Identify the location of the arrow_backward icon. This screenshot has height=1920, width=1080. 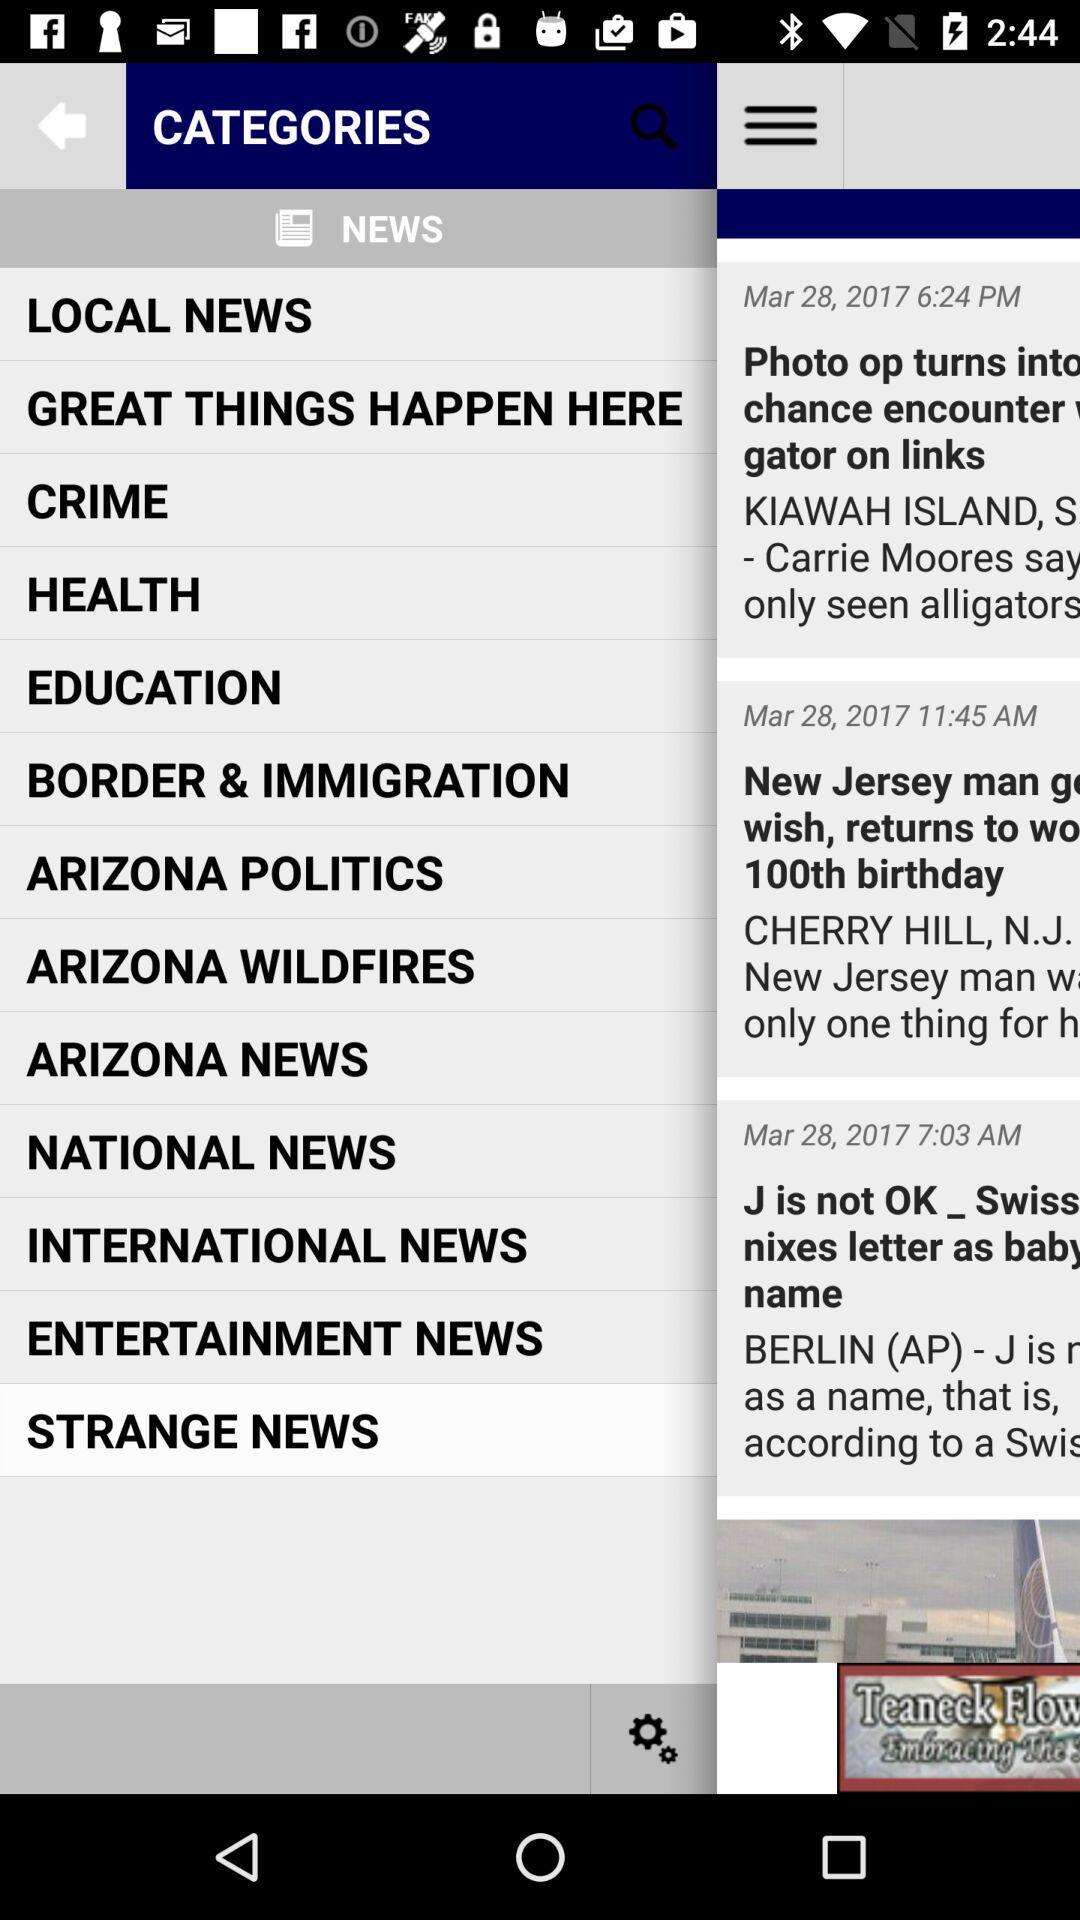
(61, 124).